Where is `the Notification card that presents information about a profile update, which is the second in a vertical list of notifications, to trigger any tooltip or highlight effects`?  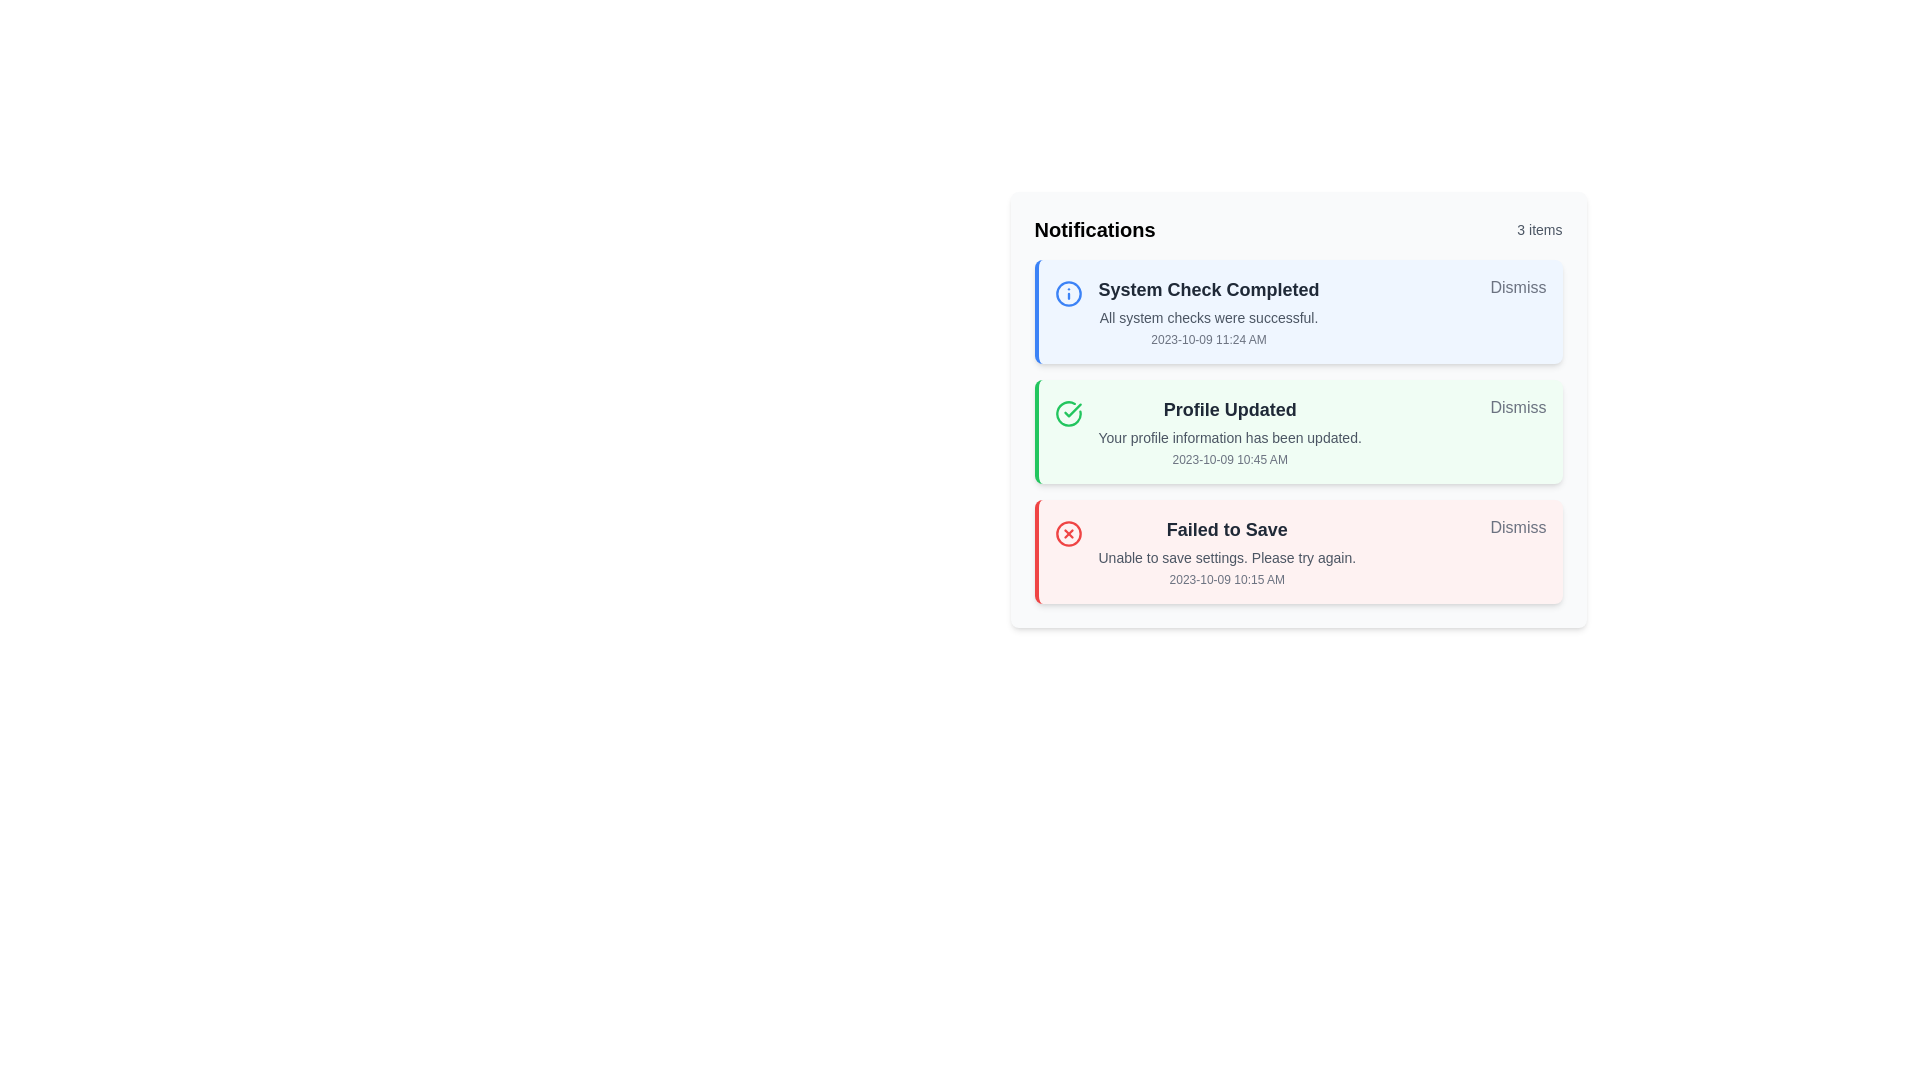
the Notification card that presents information about a profile update, which is the second in a vertical list of notifications, to trigger any tooltip or highlight effects is located at coordinates (1298, 431).